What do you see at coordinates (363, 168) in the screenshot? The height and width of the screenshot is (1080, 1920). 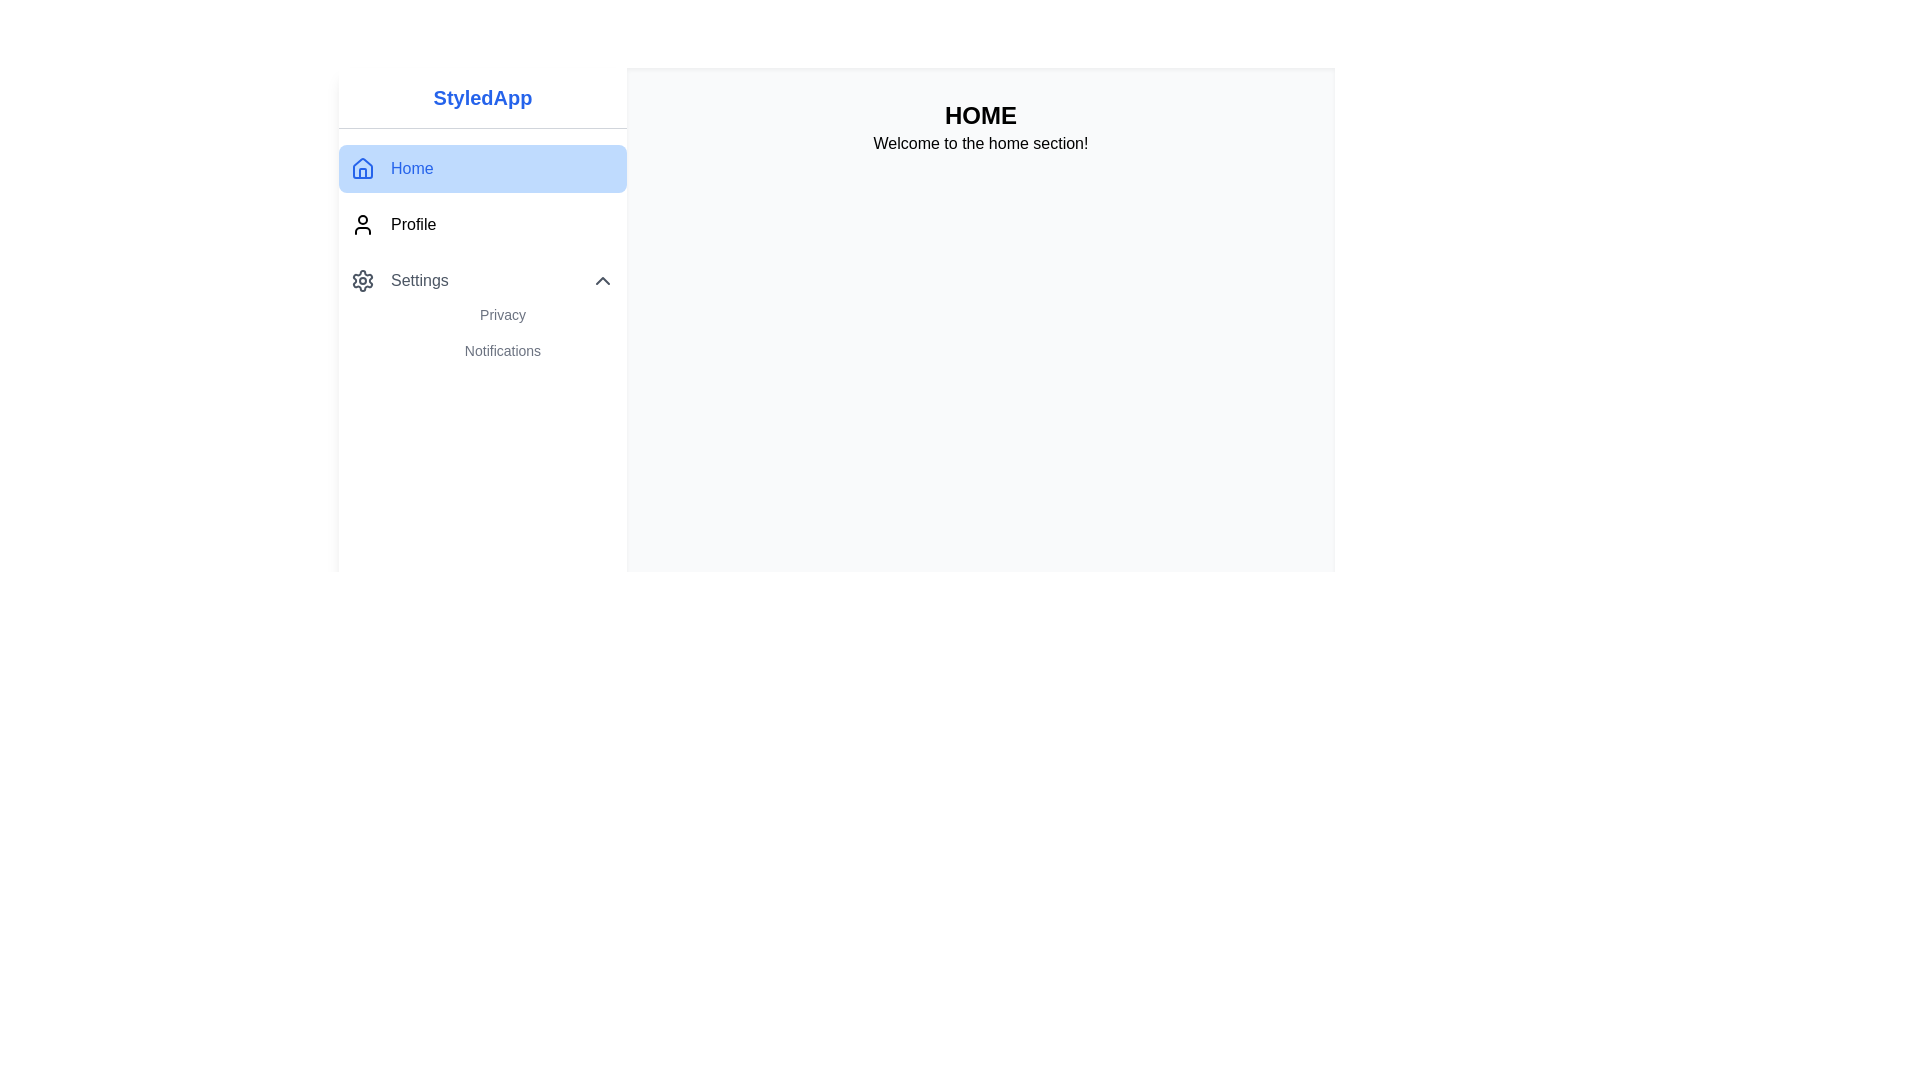 I see `the 'Home' SVG icon in the navigation panel to trigger potential tooltips` at bounding box center [363, 168].